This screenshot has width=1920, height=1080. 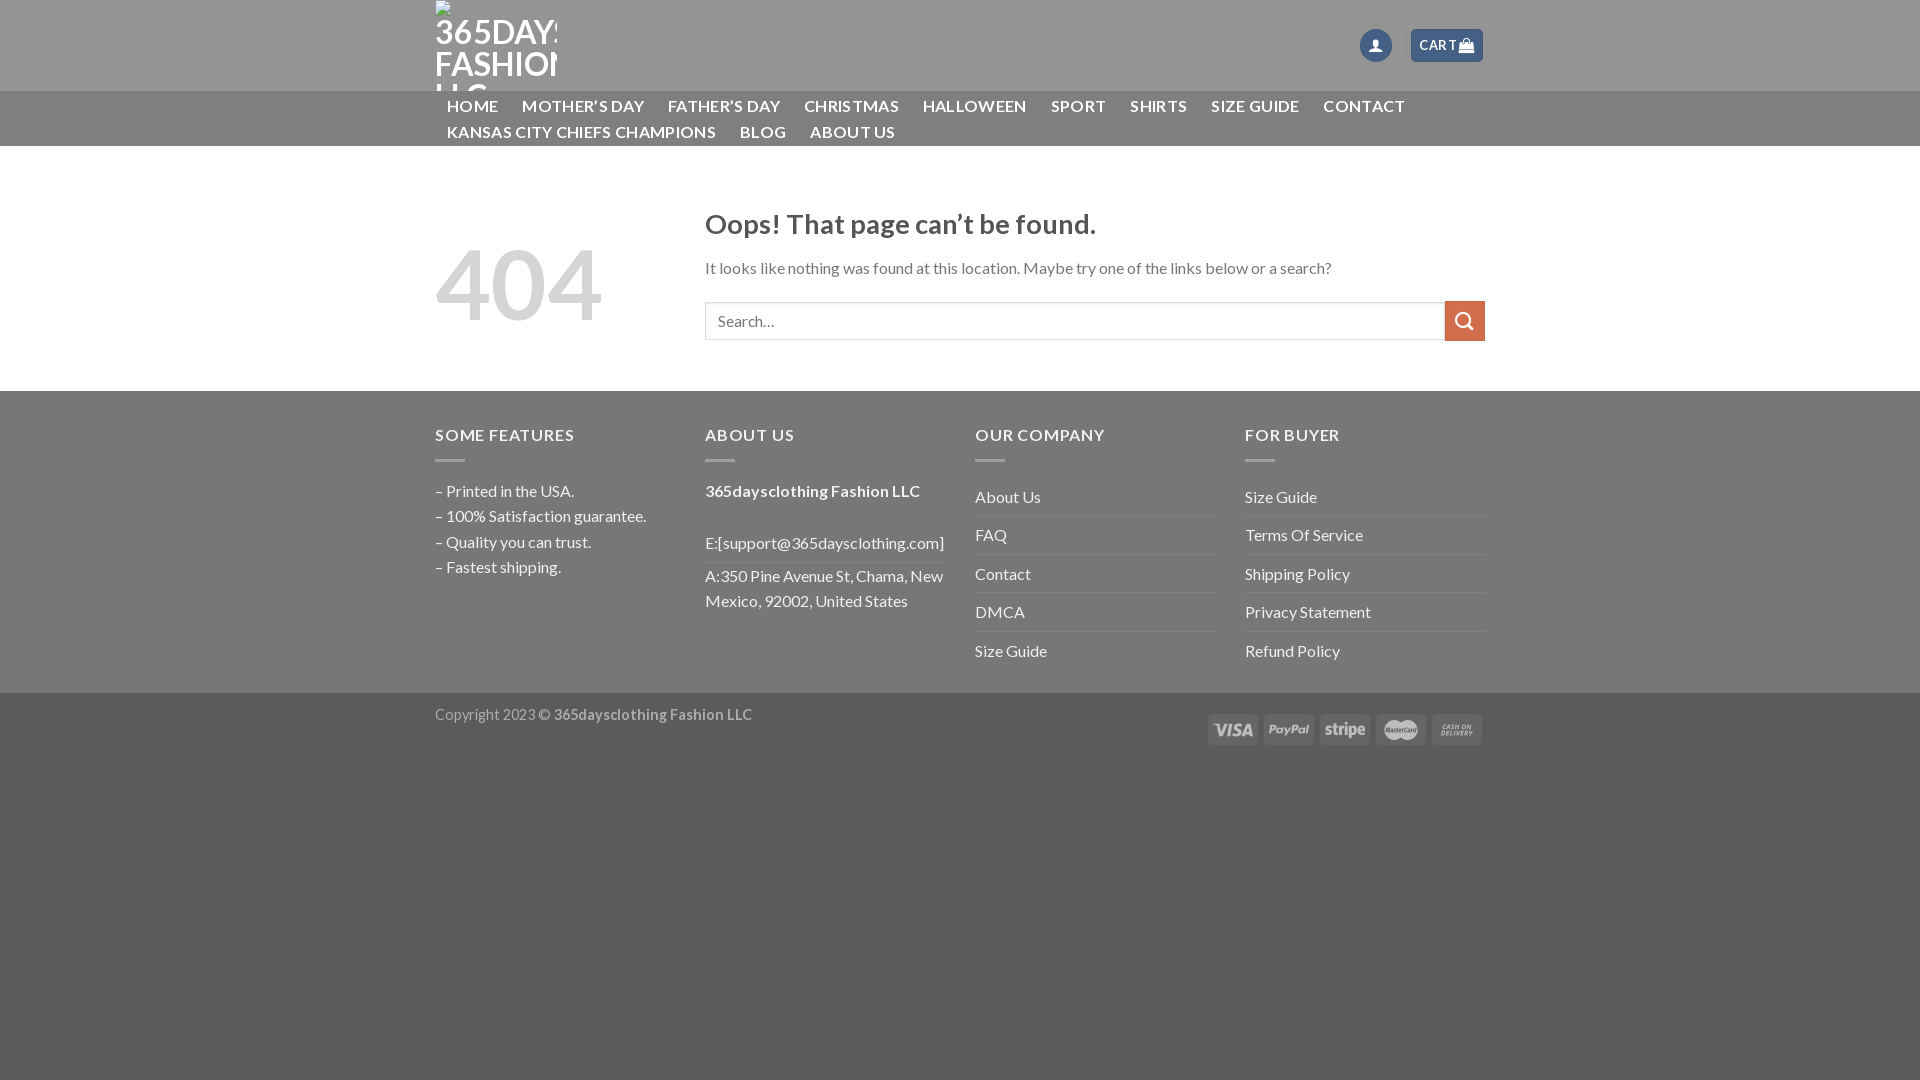 I want to click on 'HALLOWEEN', so click(x=974, y=105).